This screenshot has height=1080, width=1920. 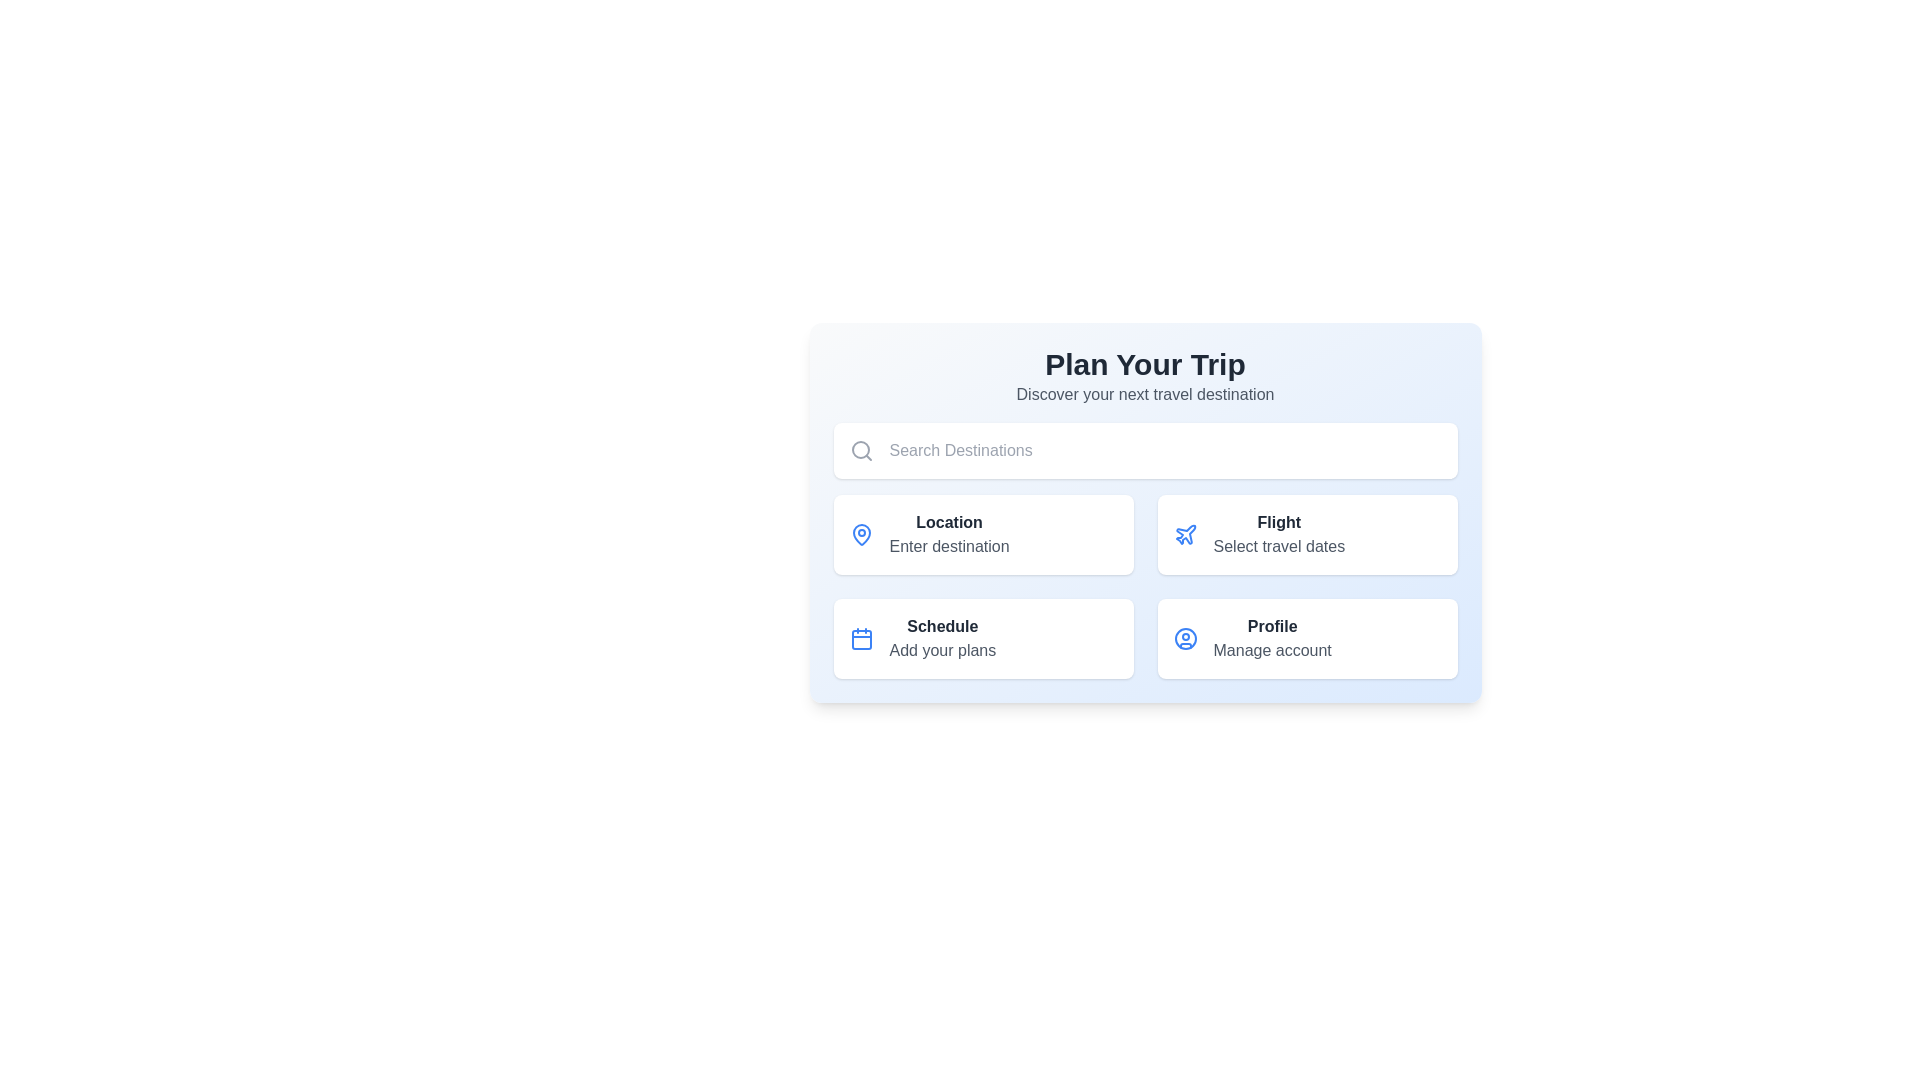 What do you see at coordinates (948, 534) in the screenshot?
I see `the text fields in the Information panel, which is the top left card in a 2x2 grid below the search bar, adjacent to the 'Flight' card and above the 'Schedule' card` at bounding box center [948, 534].